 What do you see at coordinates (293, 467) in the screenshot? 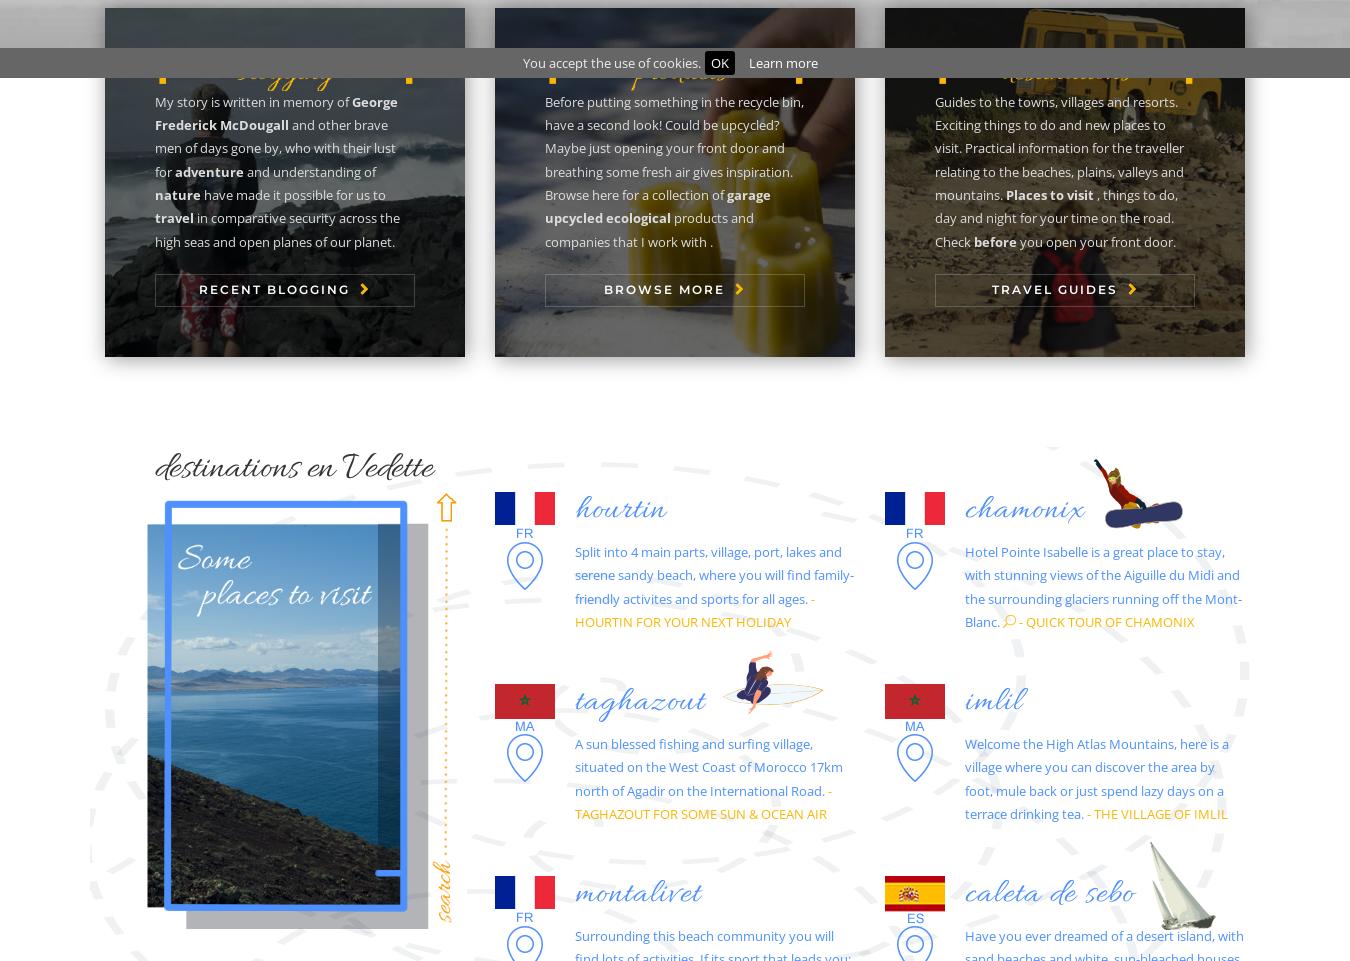
I see `'destinations en Vedette'` at bounding box center [293, 467].